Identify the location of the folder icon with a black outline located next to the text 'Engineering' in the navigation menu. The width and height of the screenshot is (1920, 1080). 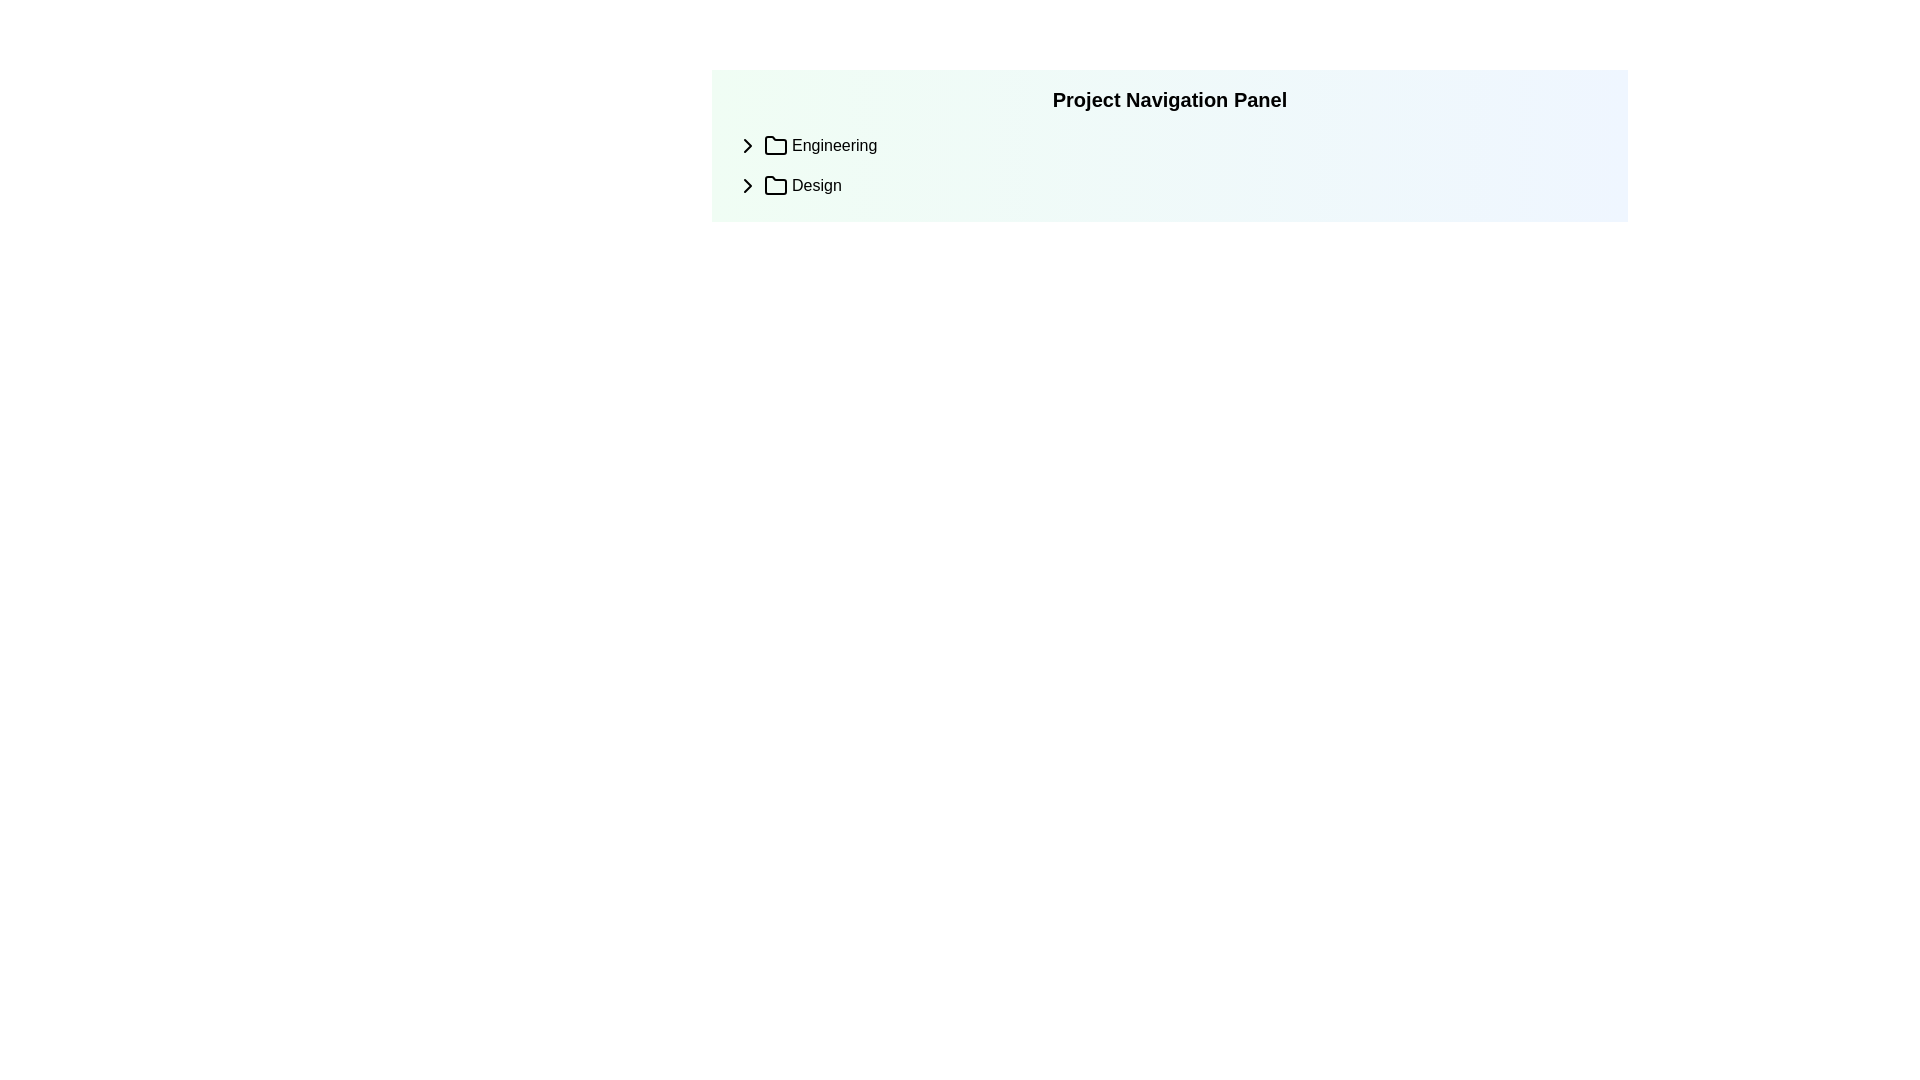
(775, 145).